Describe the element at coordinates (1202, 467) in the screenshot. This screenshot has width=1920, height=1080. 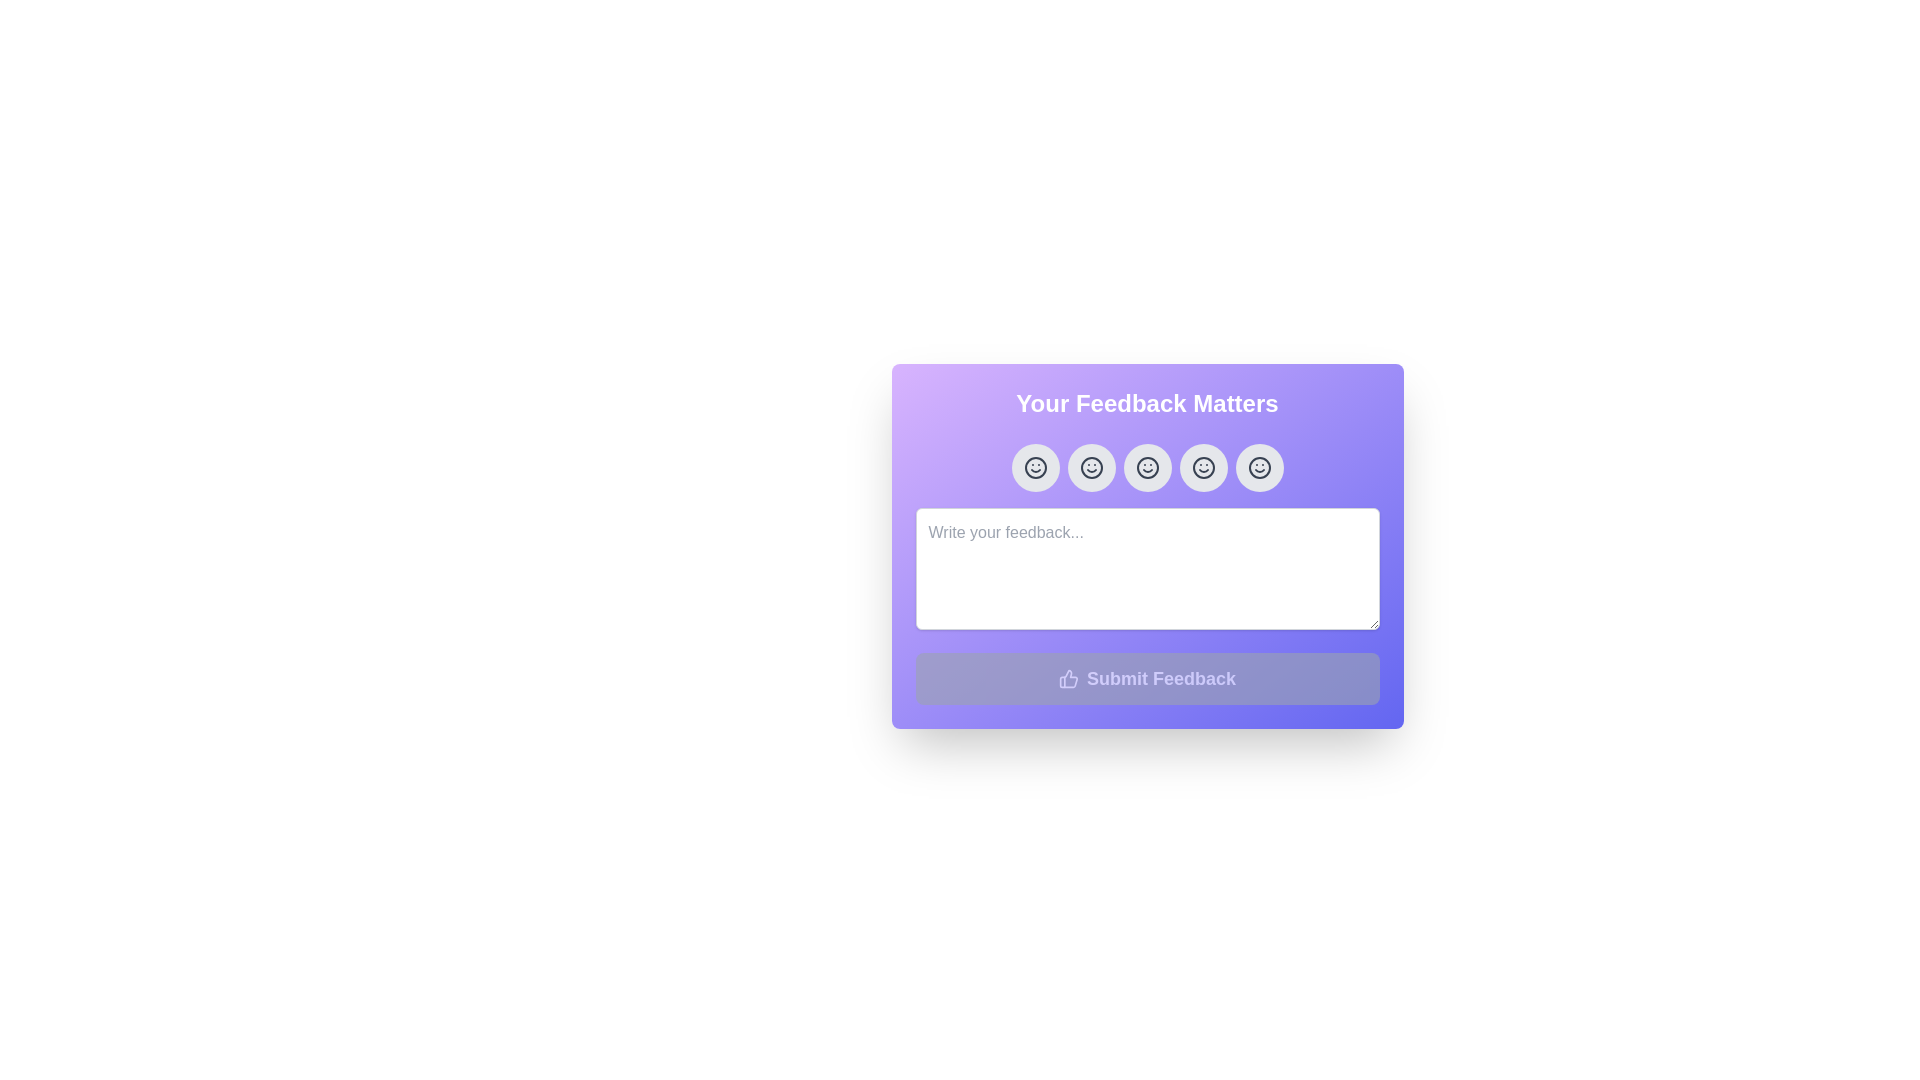
I see `the fourth button in a row of five circular buttons` at that location.